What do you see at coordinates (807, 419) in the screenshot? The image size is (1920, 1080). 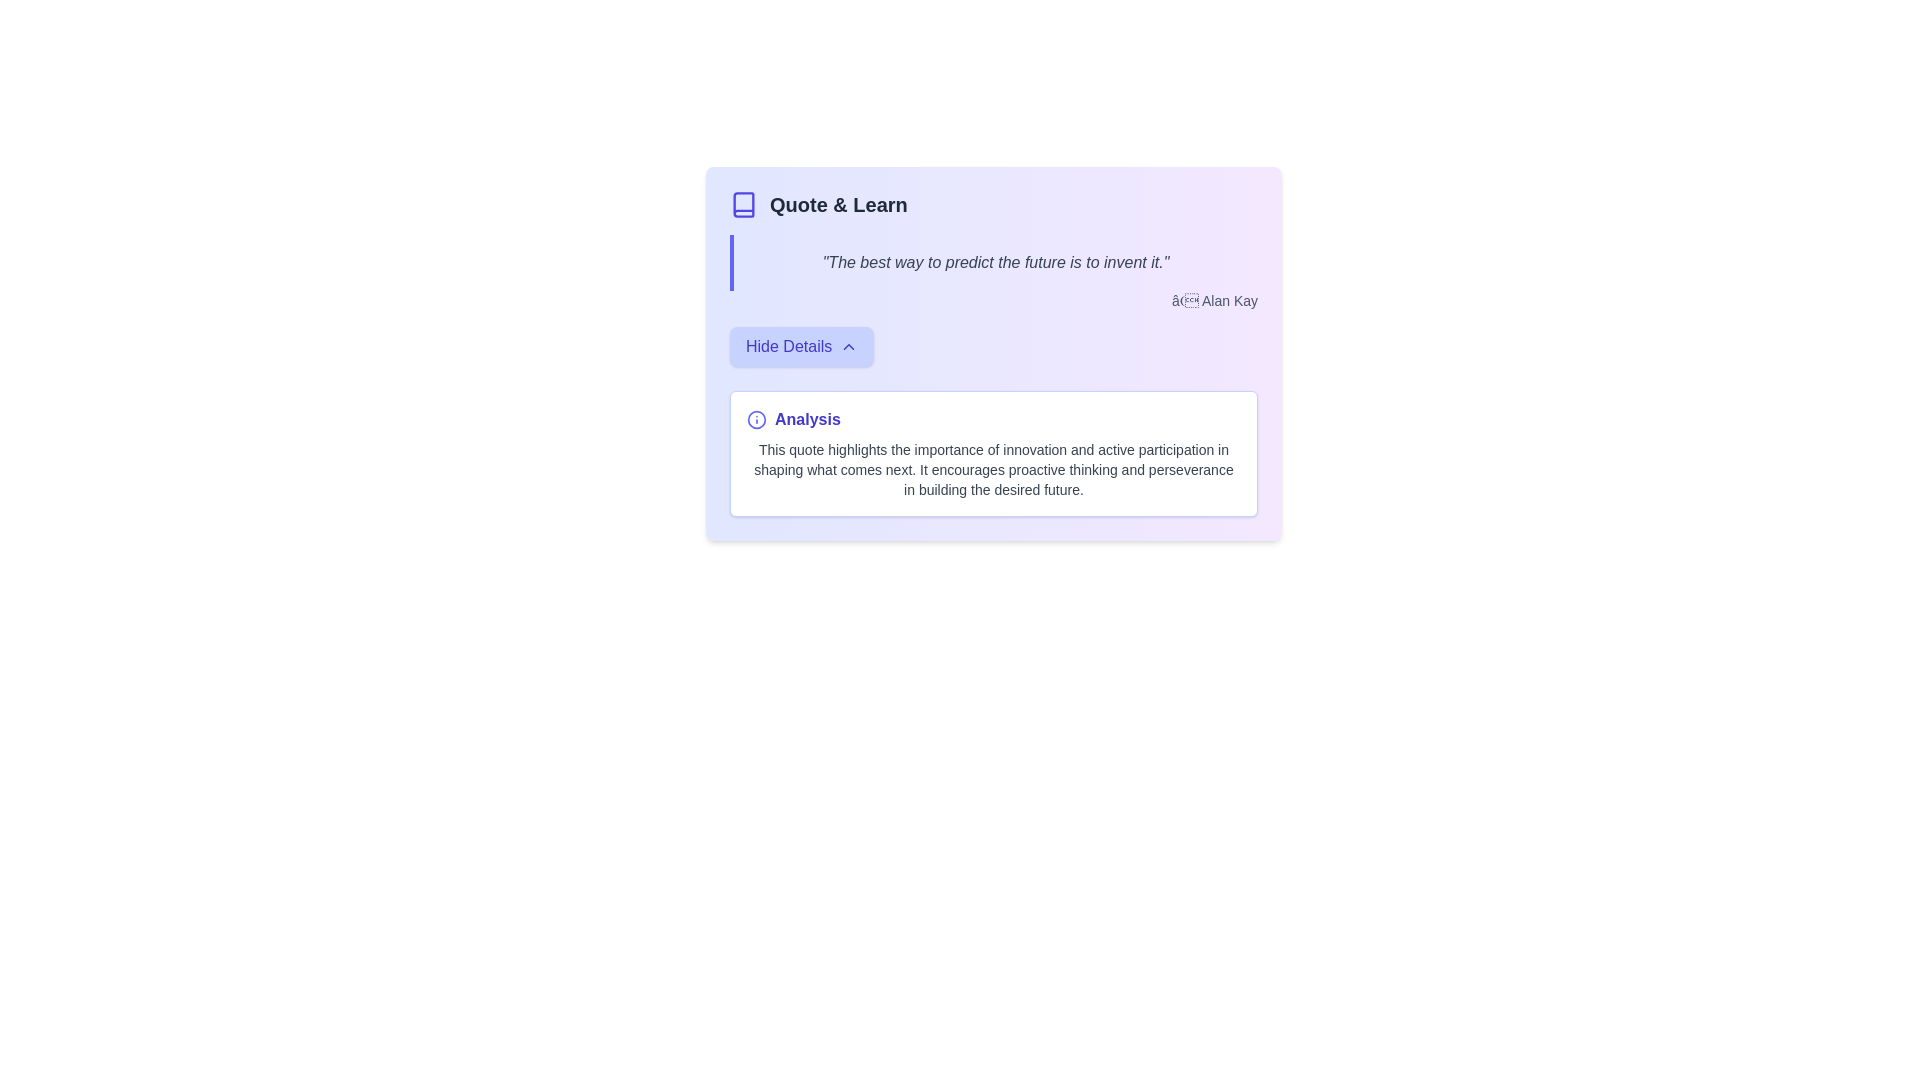 I see `the static label that serves as a title or descriptor, located beside an information icon in the lower-middle area of the card-like interface` at bounding box center [807, 419].